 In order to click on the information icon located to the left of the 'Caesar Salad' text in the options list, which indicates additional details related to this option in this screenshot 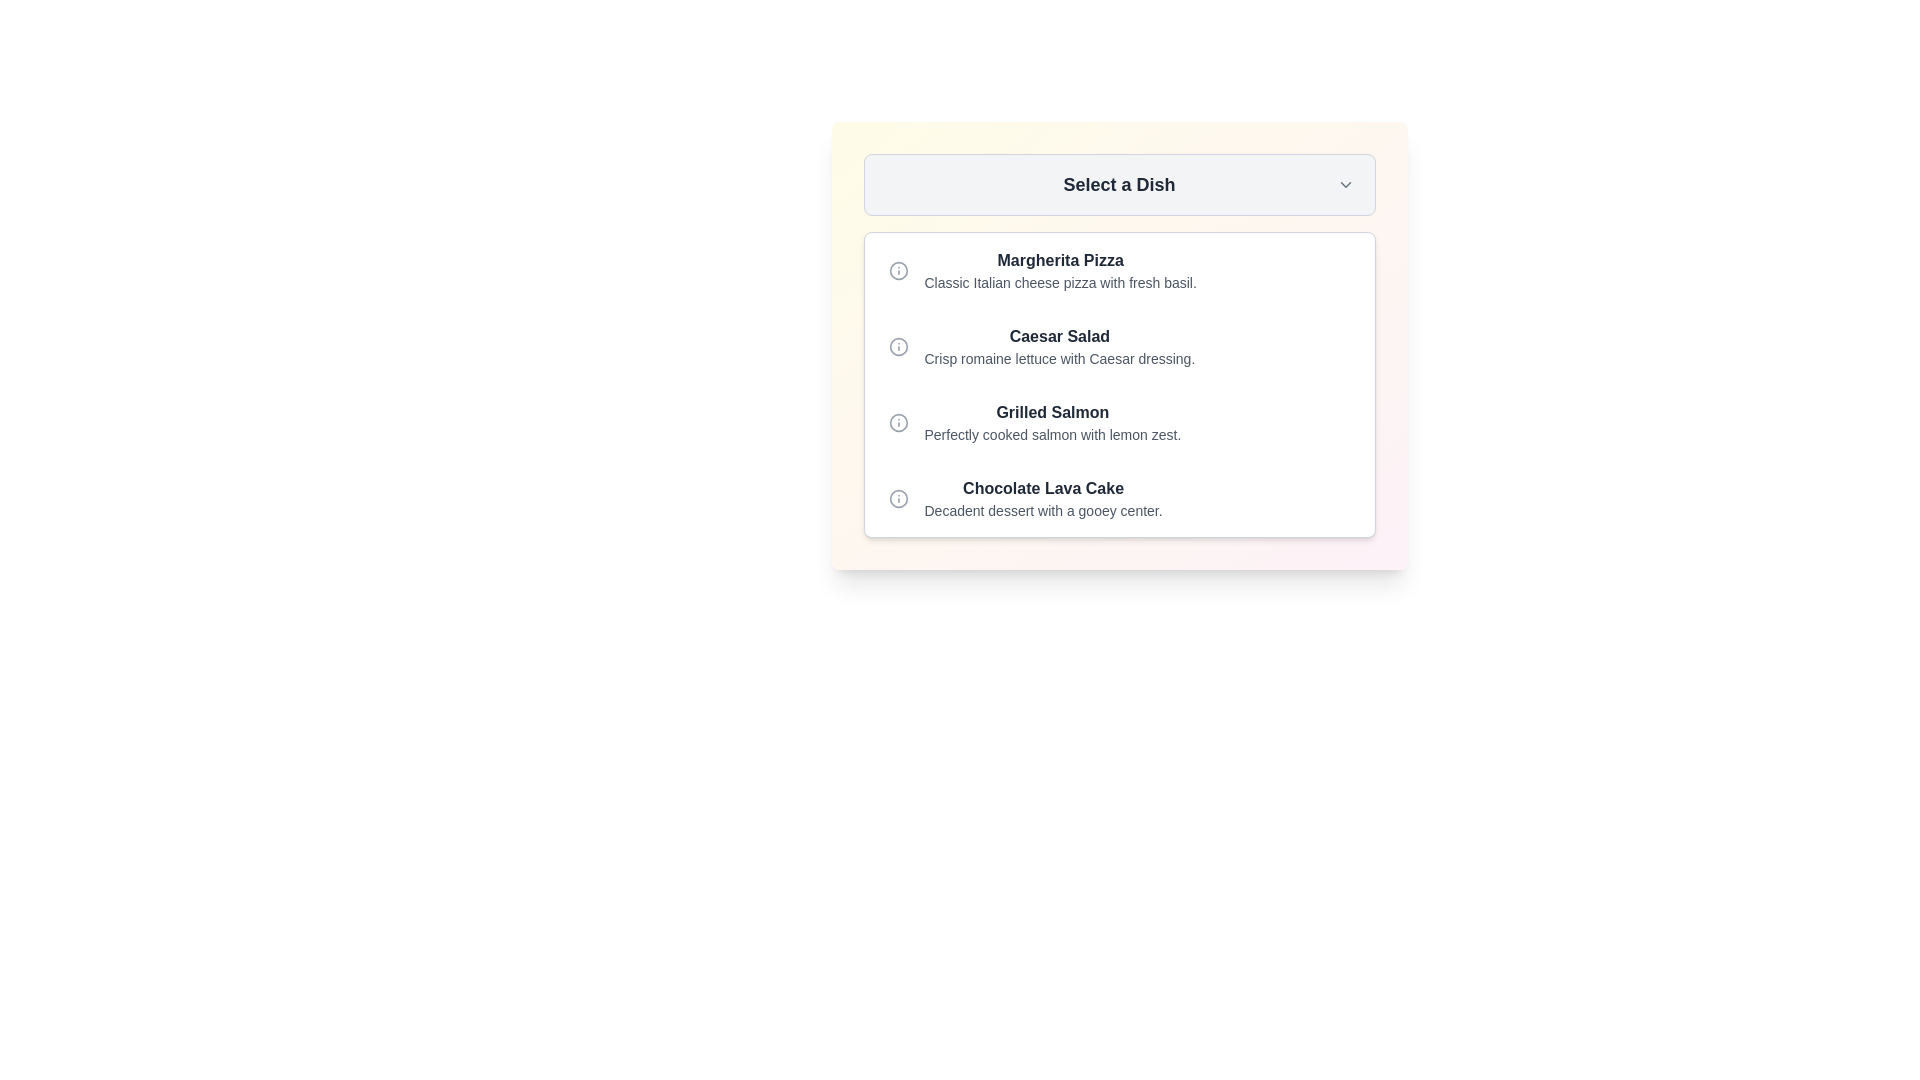, I will do `click(897, 346)`.